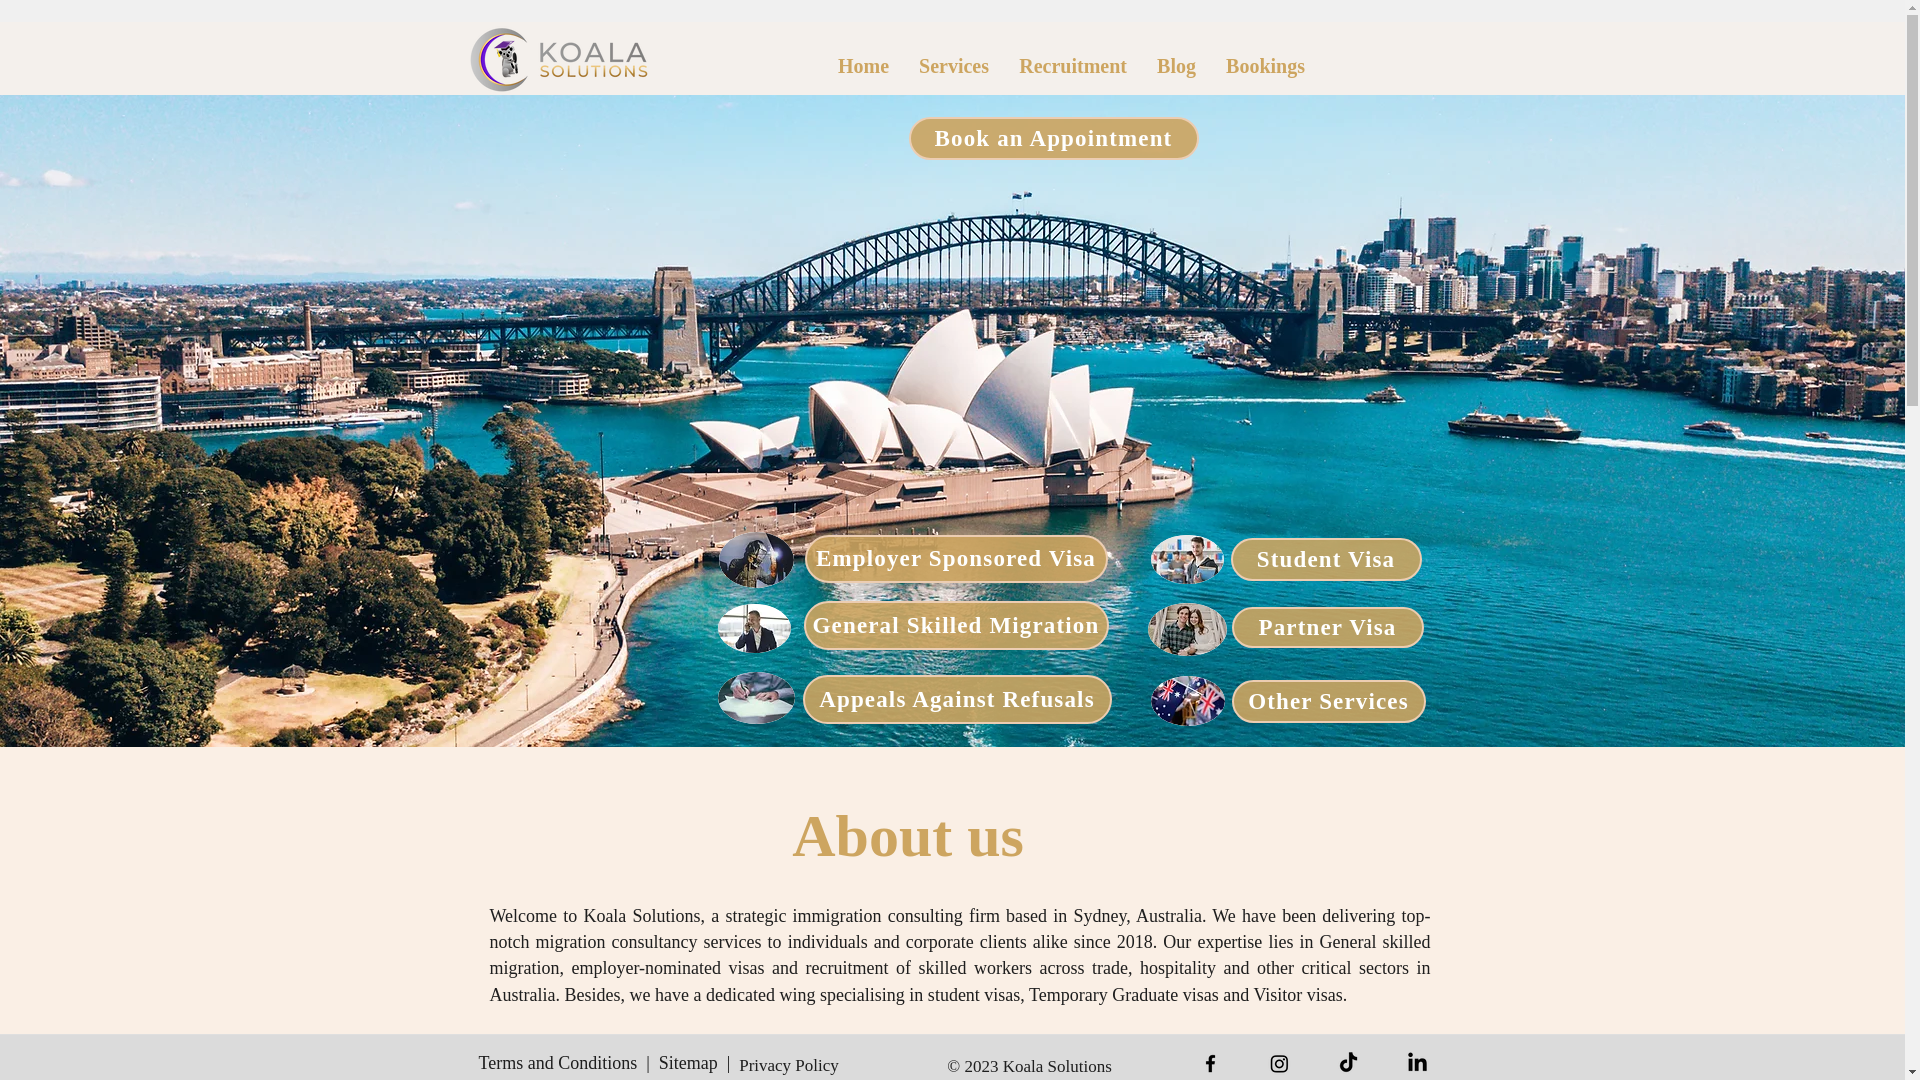  What do you see at coordinates (953, 65) in the screenshot?
I see `'Services'` at bounding box center [953, 65].